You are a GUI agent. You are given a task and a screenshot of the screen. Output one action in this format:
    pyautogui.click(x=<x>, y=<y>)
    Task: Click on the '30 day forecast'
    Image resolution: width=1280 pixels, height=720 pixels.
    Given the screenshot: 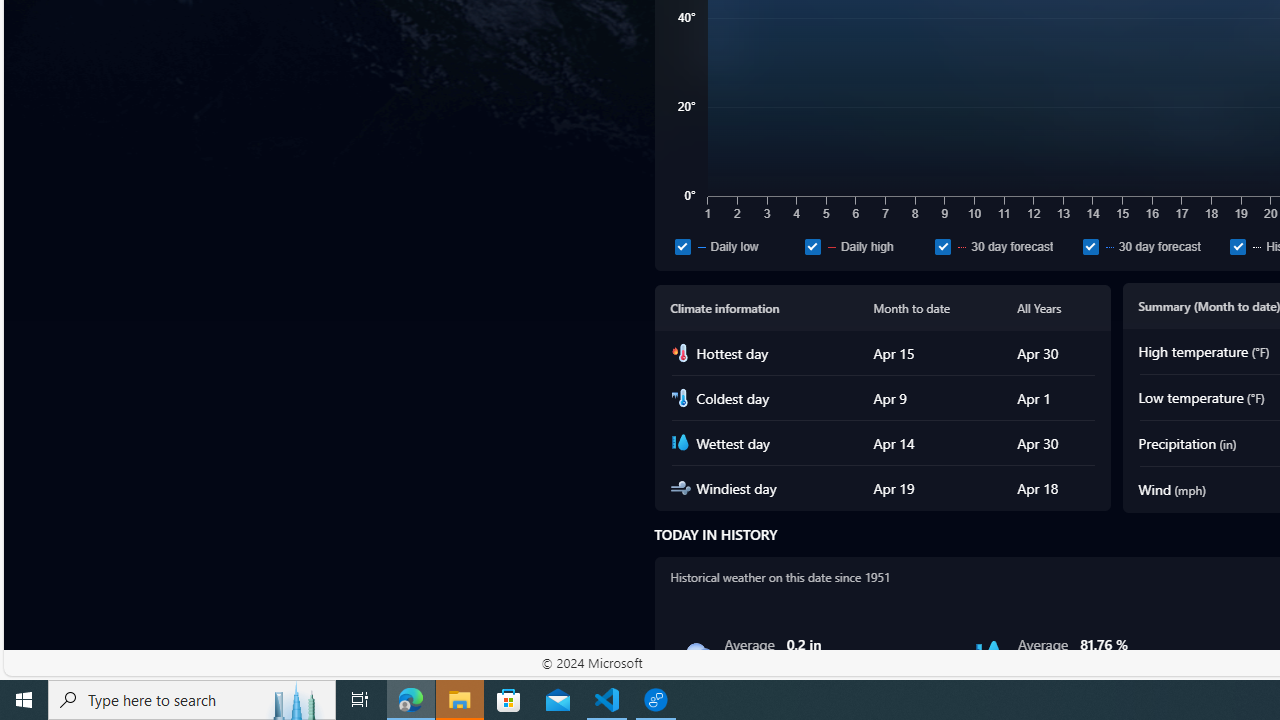 What is the action you would take?
    pyautogui.click(x=1089, y=245)
    